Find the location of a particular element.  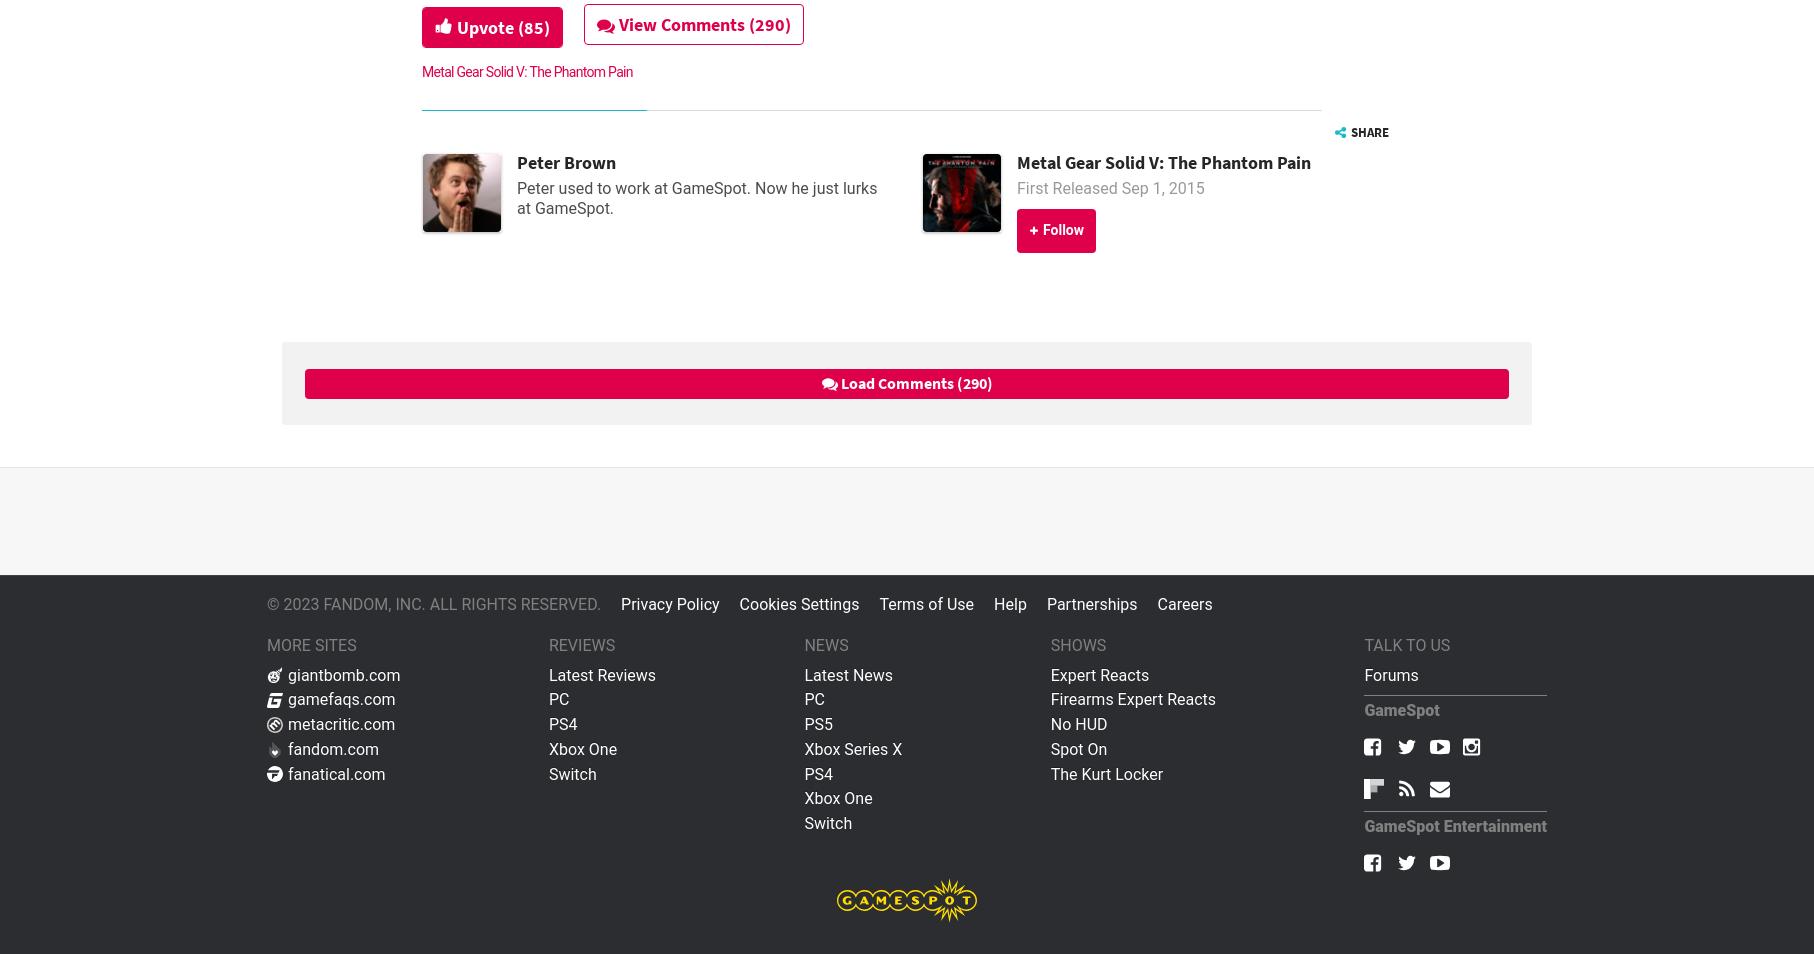

'Sep 1, 2015' is located at coordinates (1161, 187).